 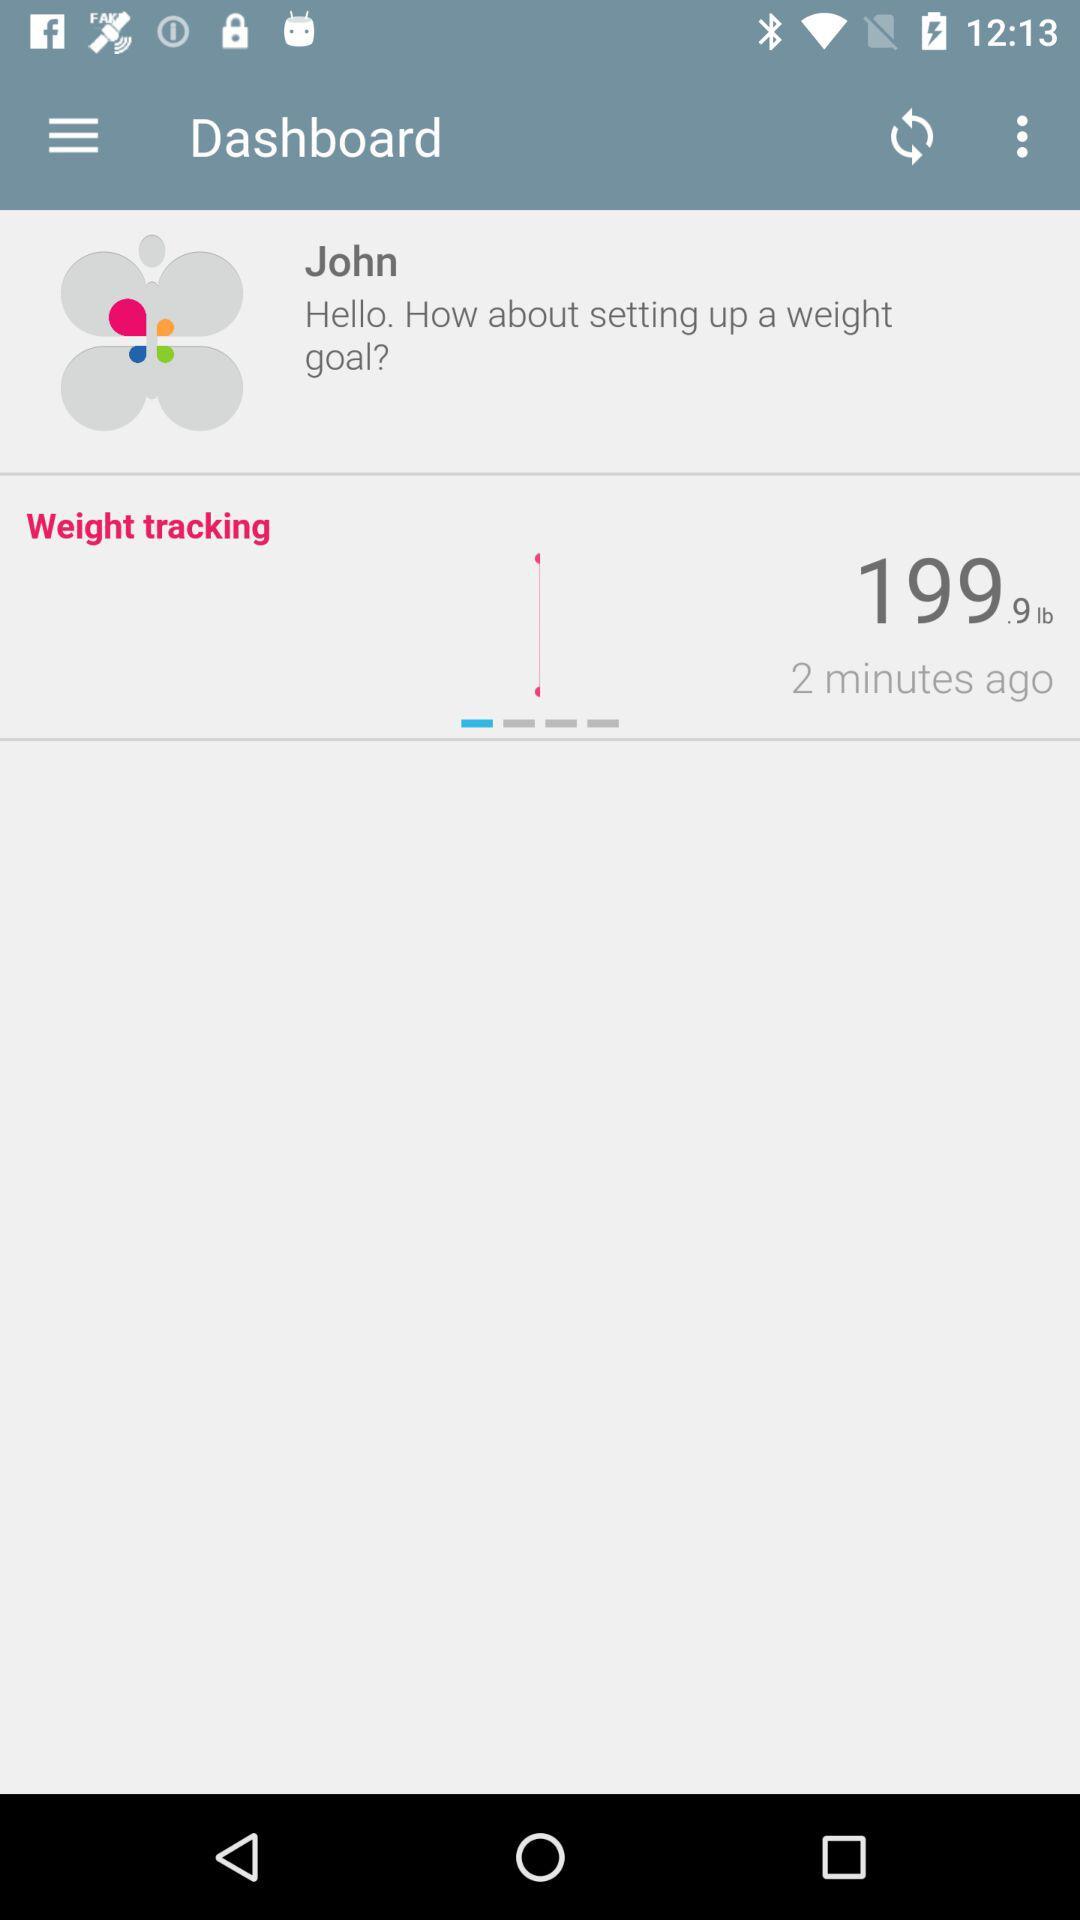 What do you see at coordinates (147, 524) in the screenshot?
I see `weight tracking` at bounding box center [147, 524].